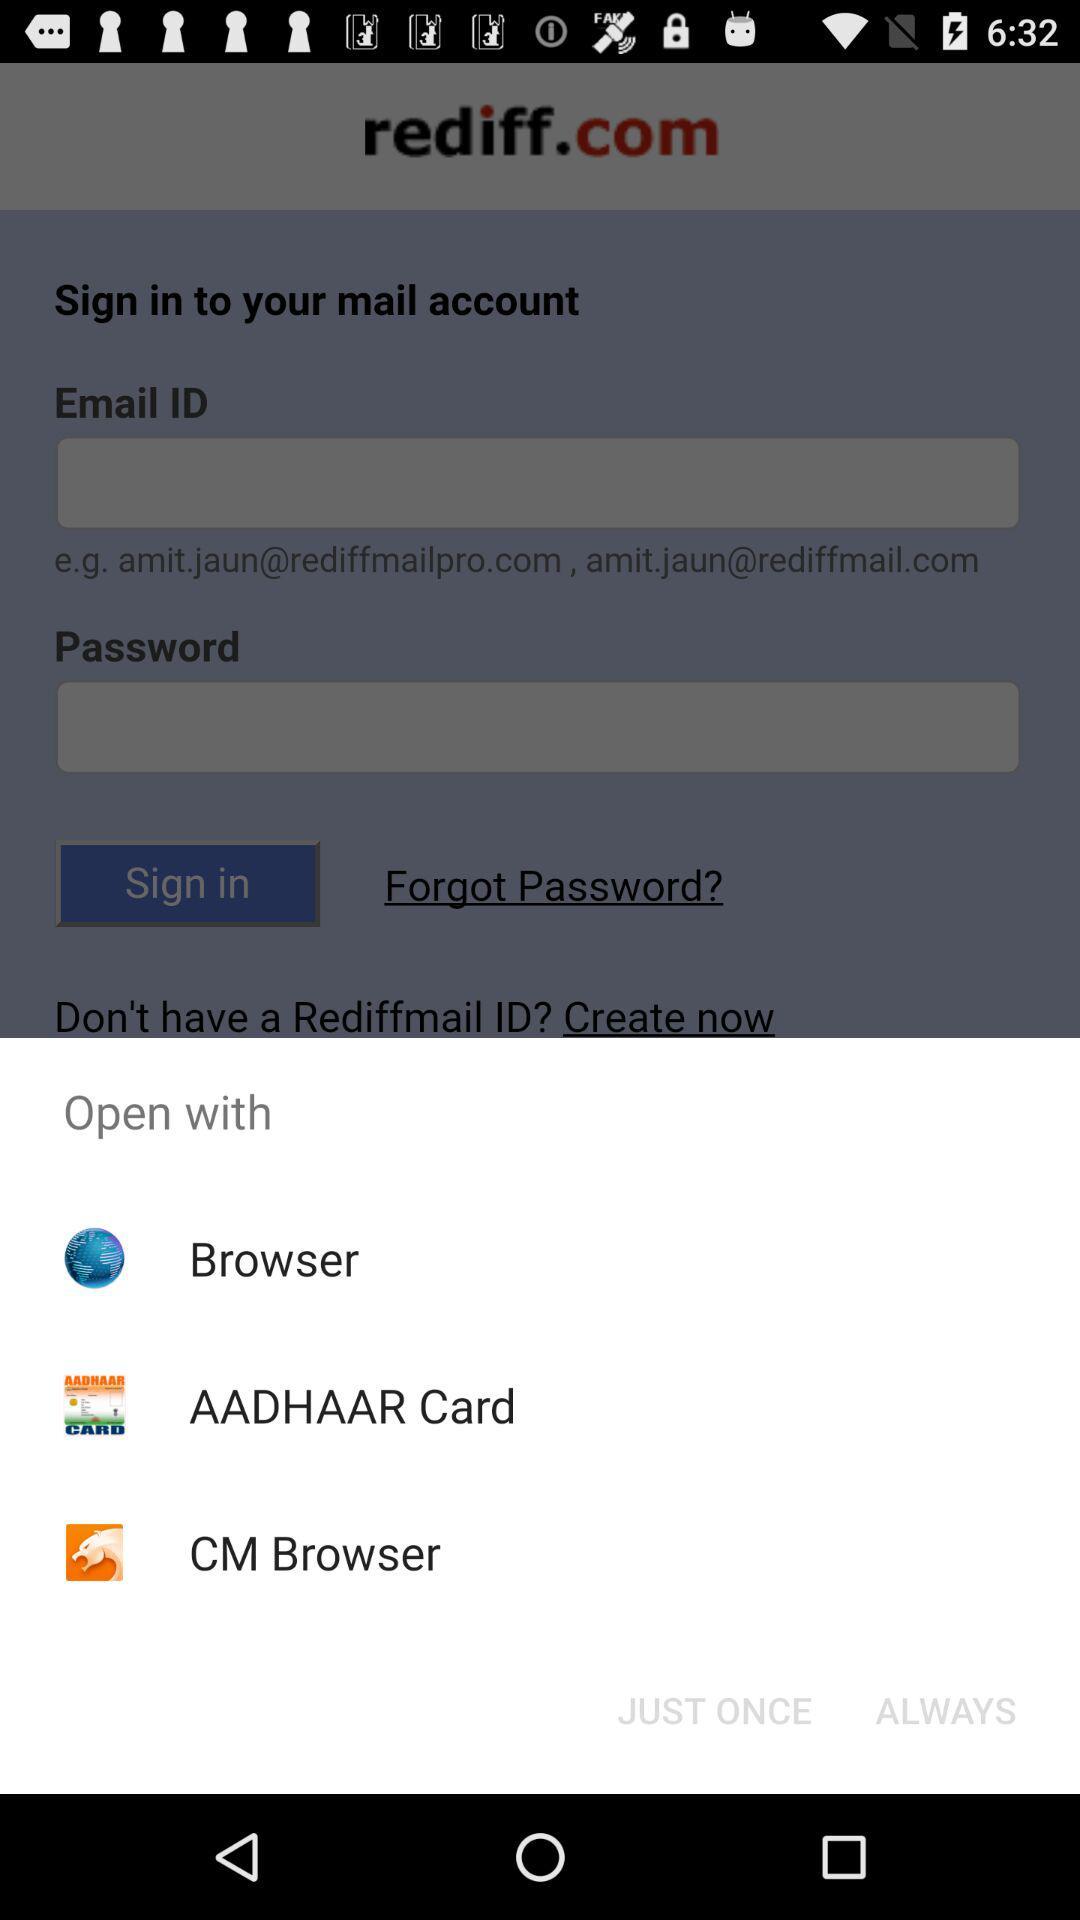 This screenshot has width=1080, height=1920. I want to click on button next to the just once item, so click(945, 1708).